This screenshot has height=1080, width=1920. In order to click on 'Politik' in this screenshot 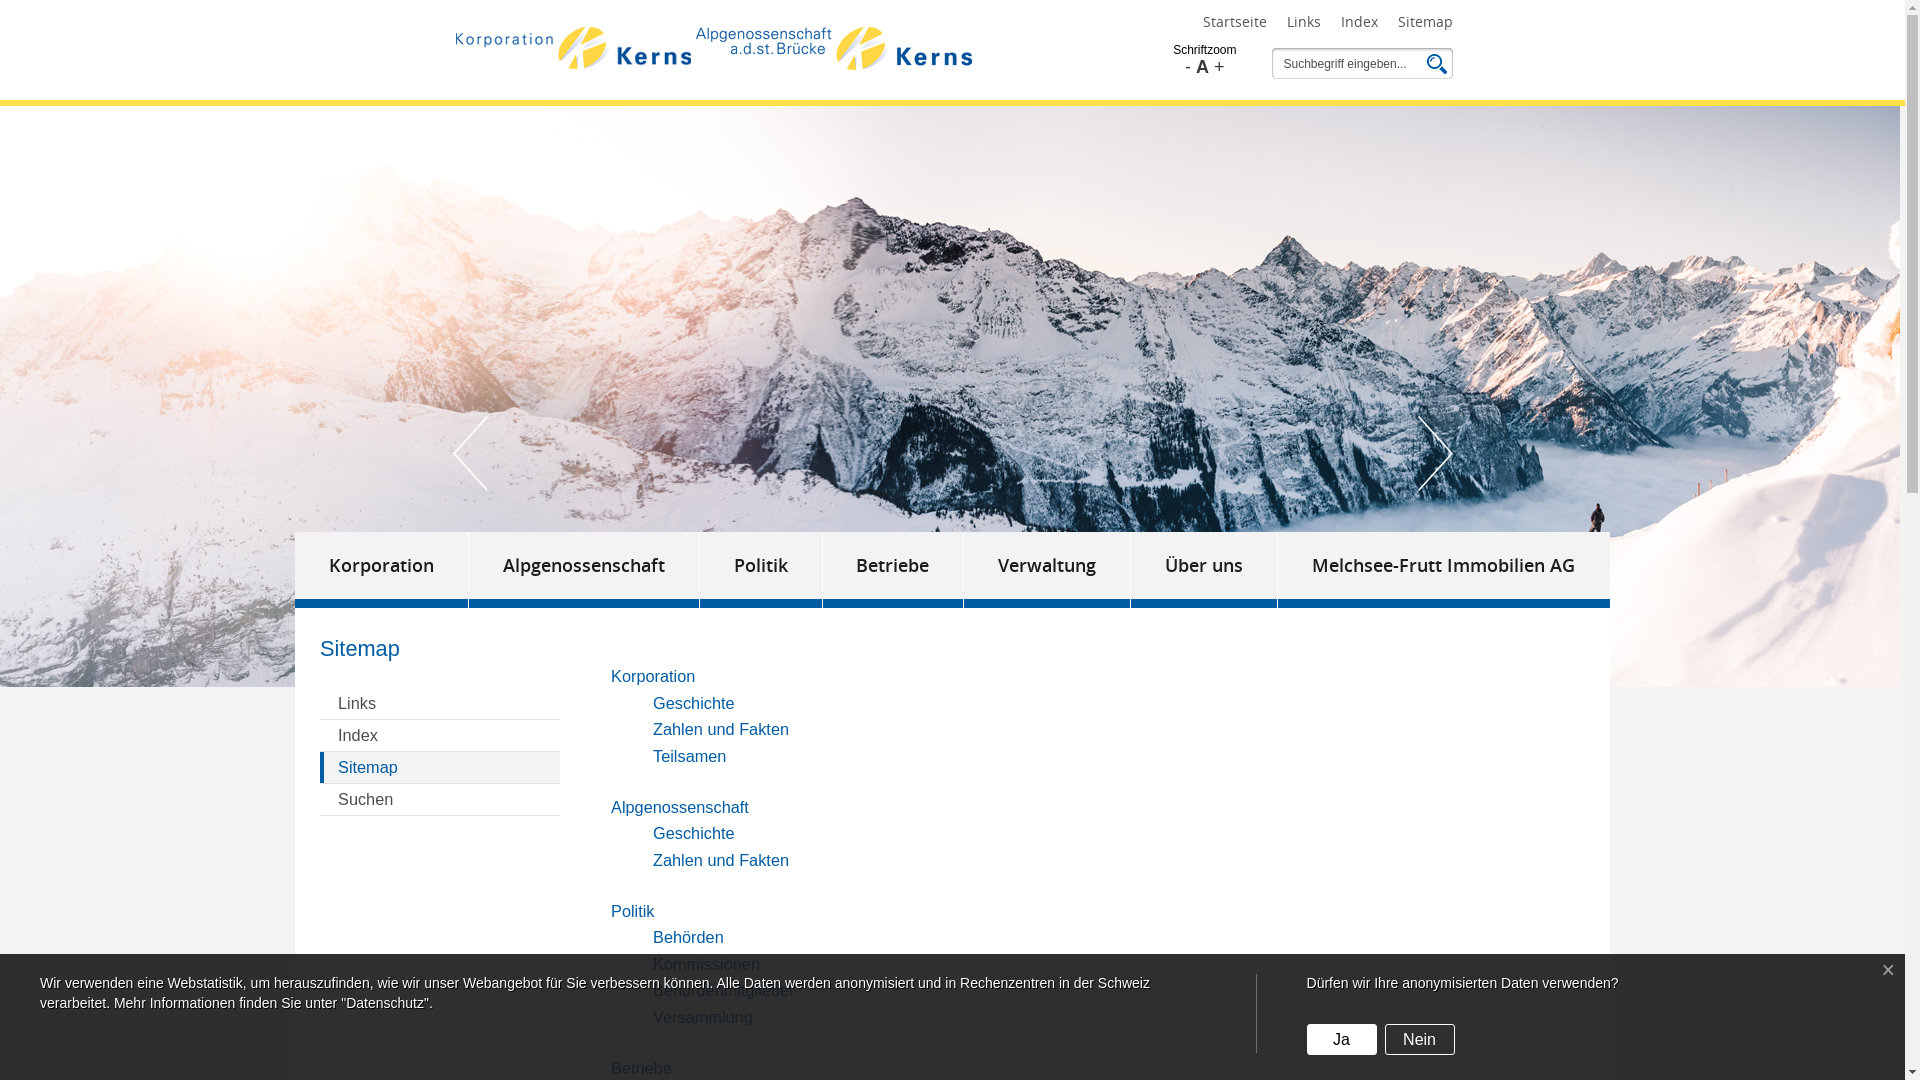, I will do `click(760, 570)`.